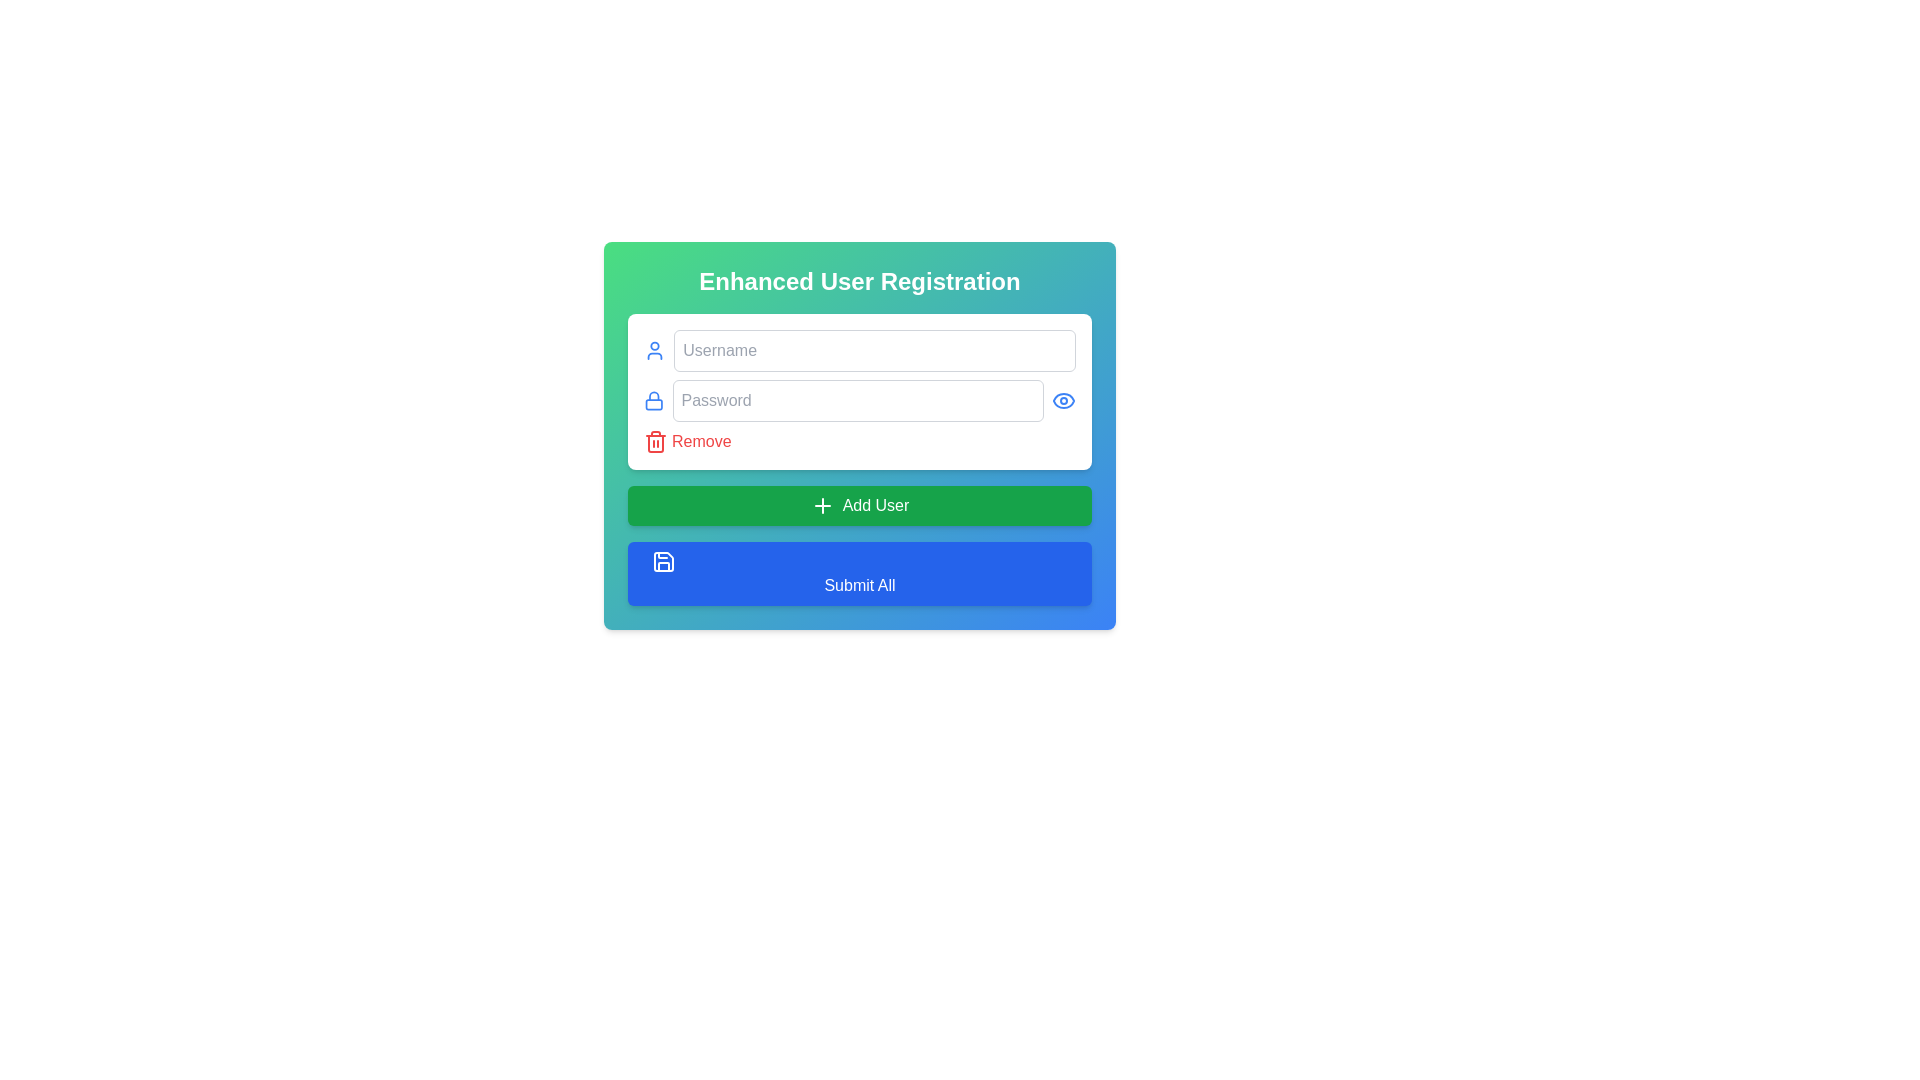 The height and width of the screenshot is (1080, 1920). Describe the element at coordinates (701, 441) in the screenshot. I see `the text label or button associated with removing an entry from the form` at that location.